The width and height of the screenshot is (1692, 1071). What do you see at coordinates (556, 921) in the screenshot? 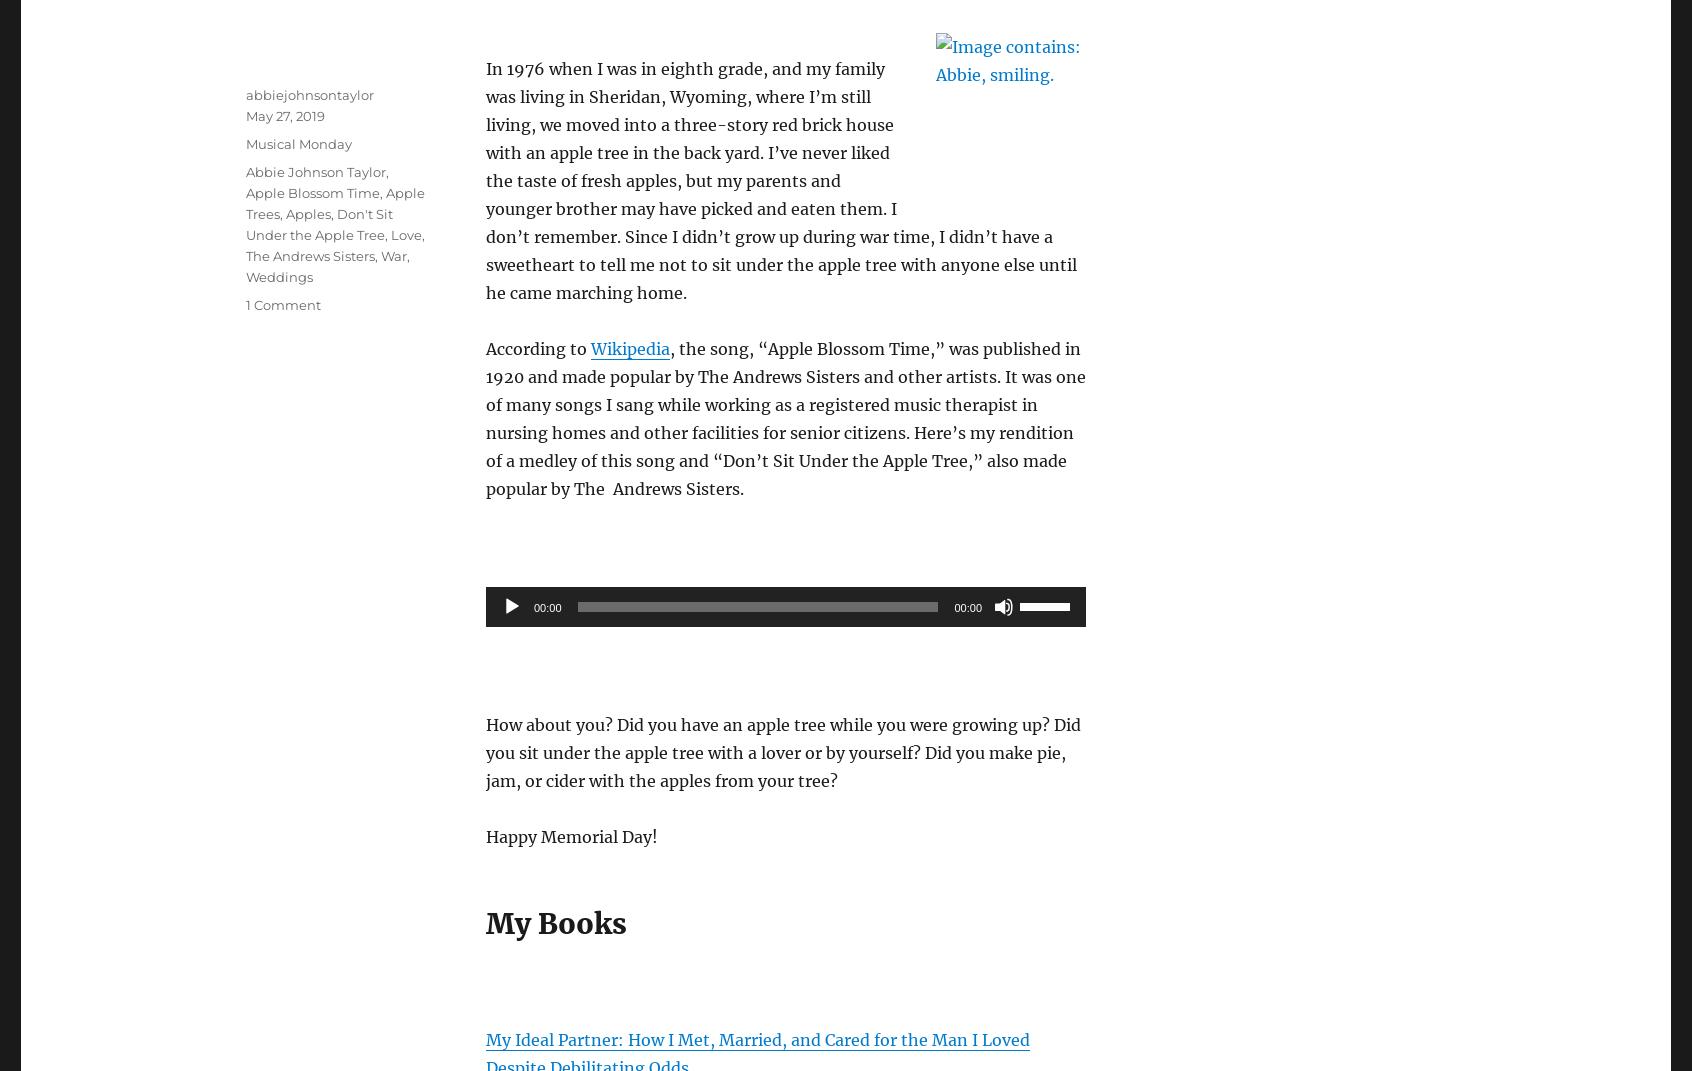
I see `'My Books'` at bounding box center [556, 921].